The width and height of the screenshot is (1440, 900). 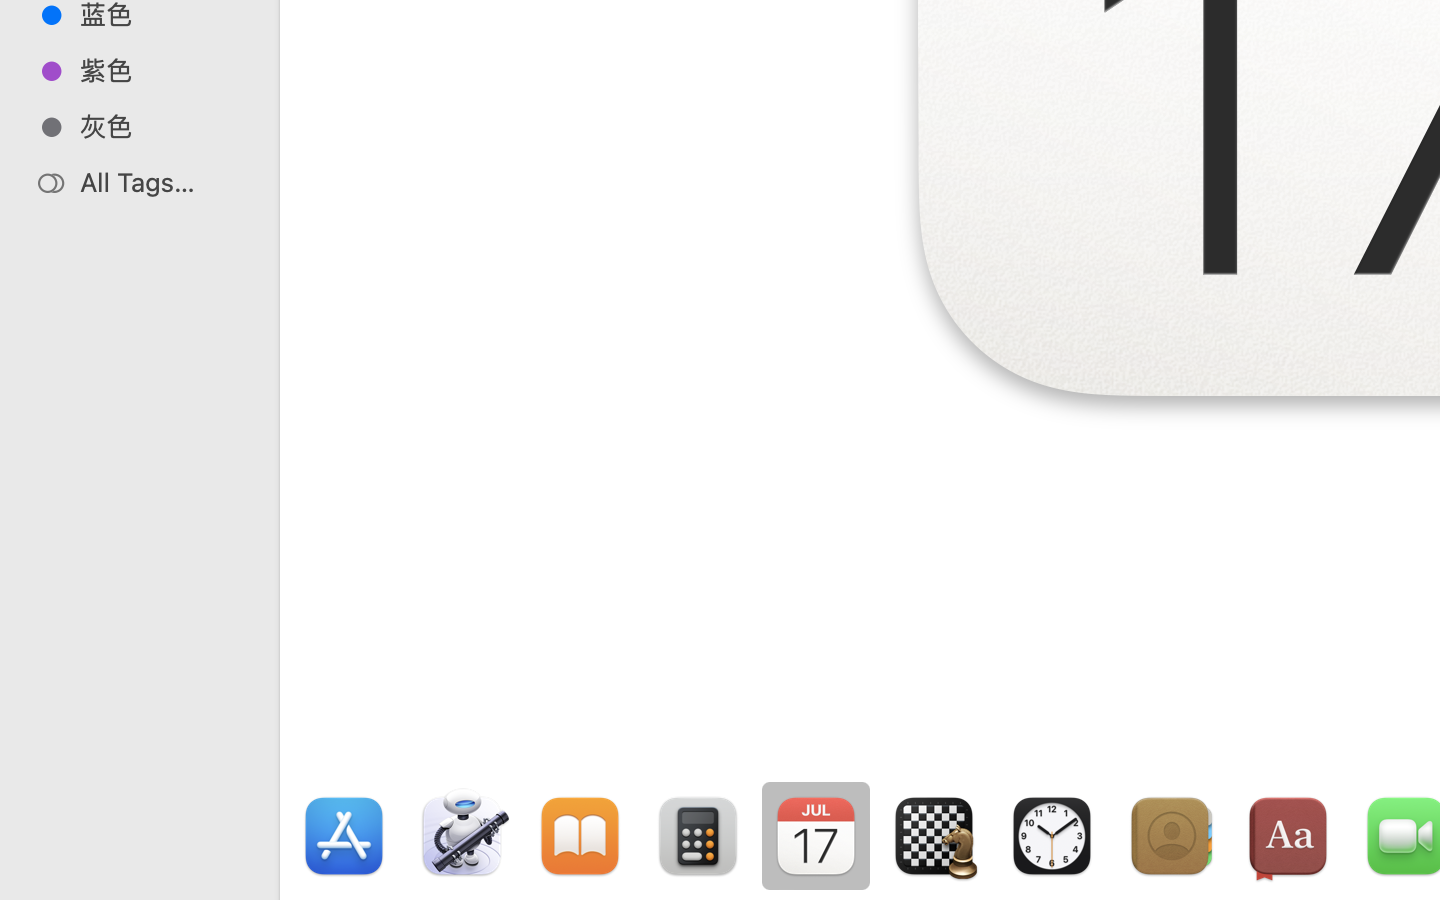 I want to click on '灰色', so click(x=159, y=126).